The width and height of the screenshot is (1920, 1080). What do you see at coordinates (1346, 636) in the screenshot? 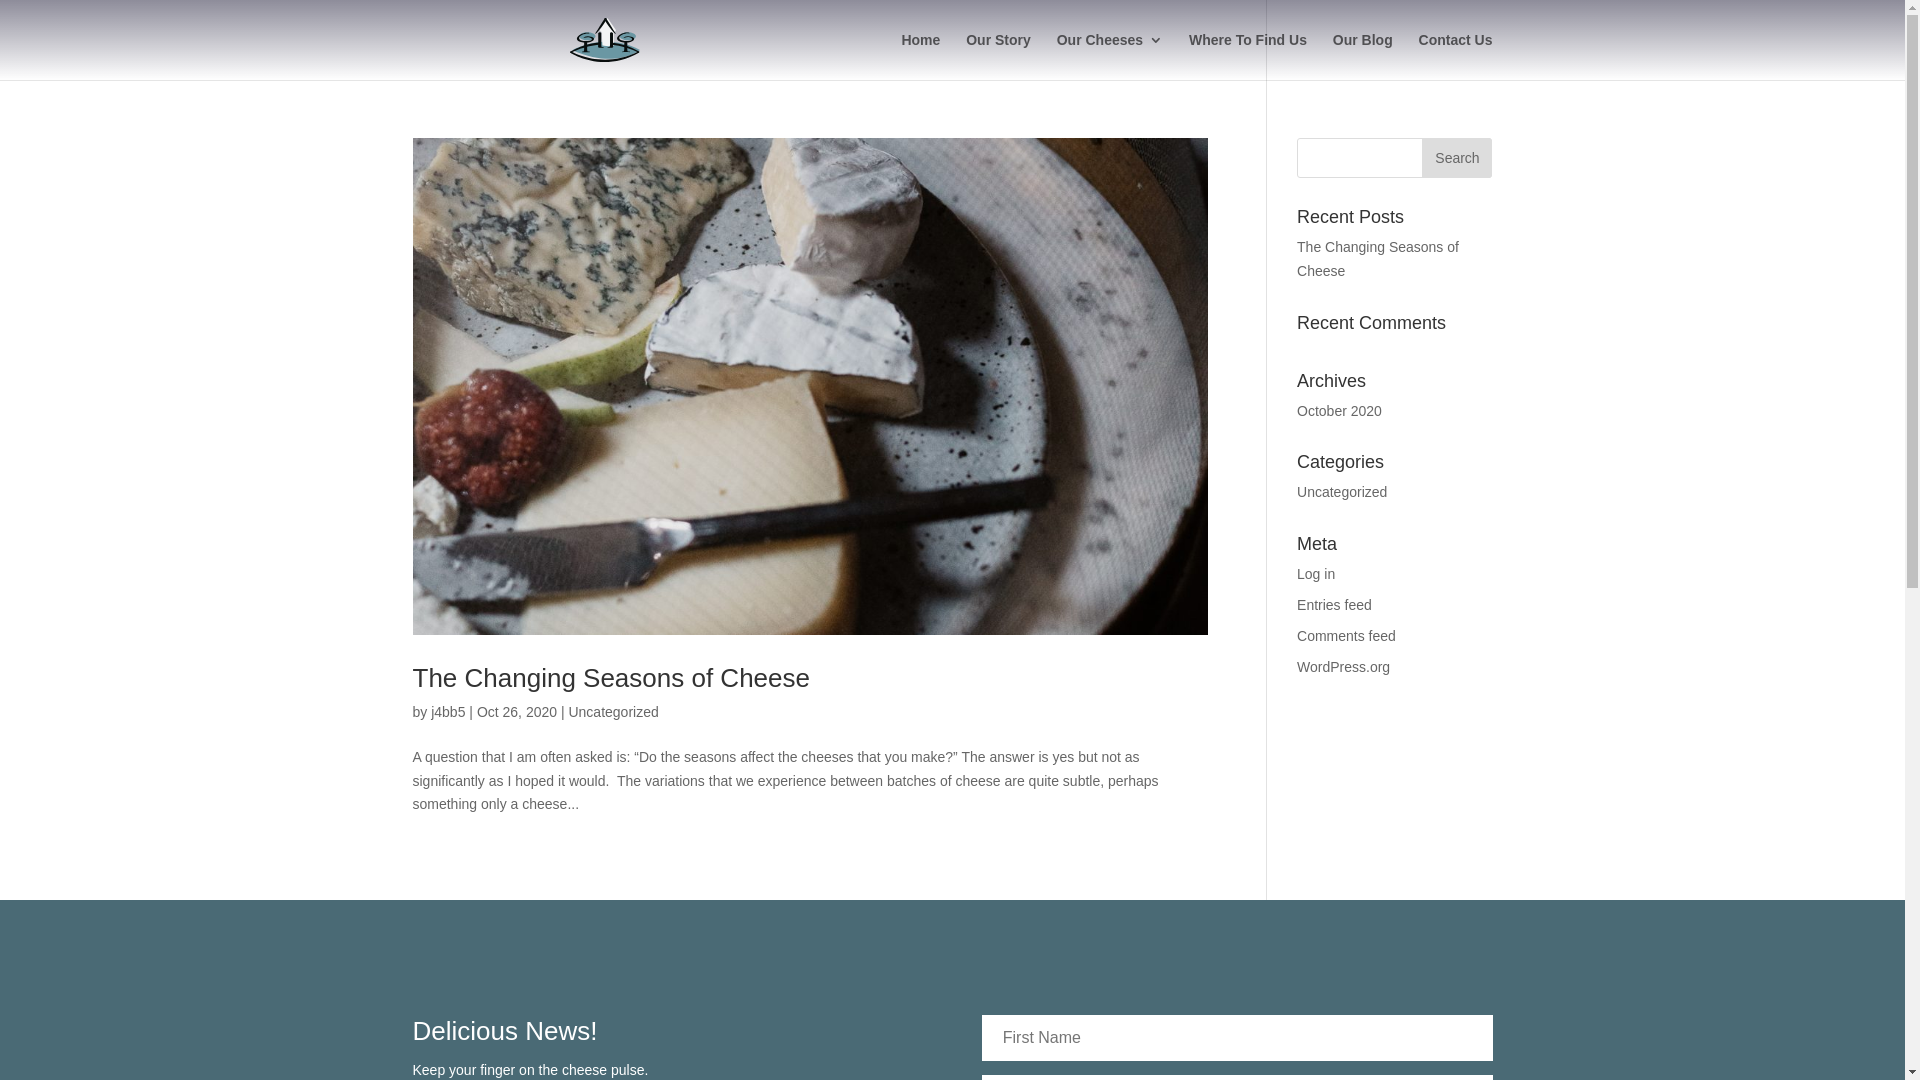
I see `'Comments feed'` at bounding box center [1346, 636].